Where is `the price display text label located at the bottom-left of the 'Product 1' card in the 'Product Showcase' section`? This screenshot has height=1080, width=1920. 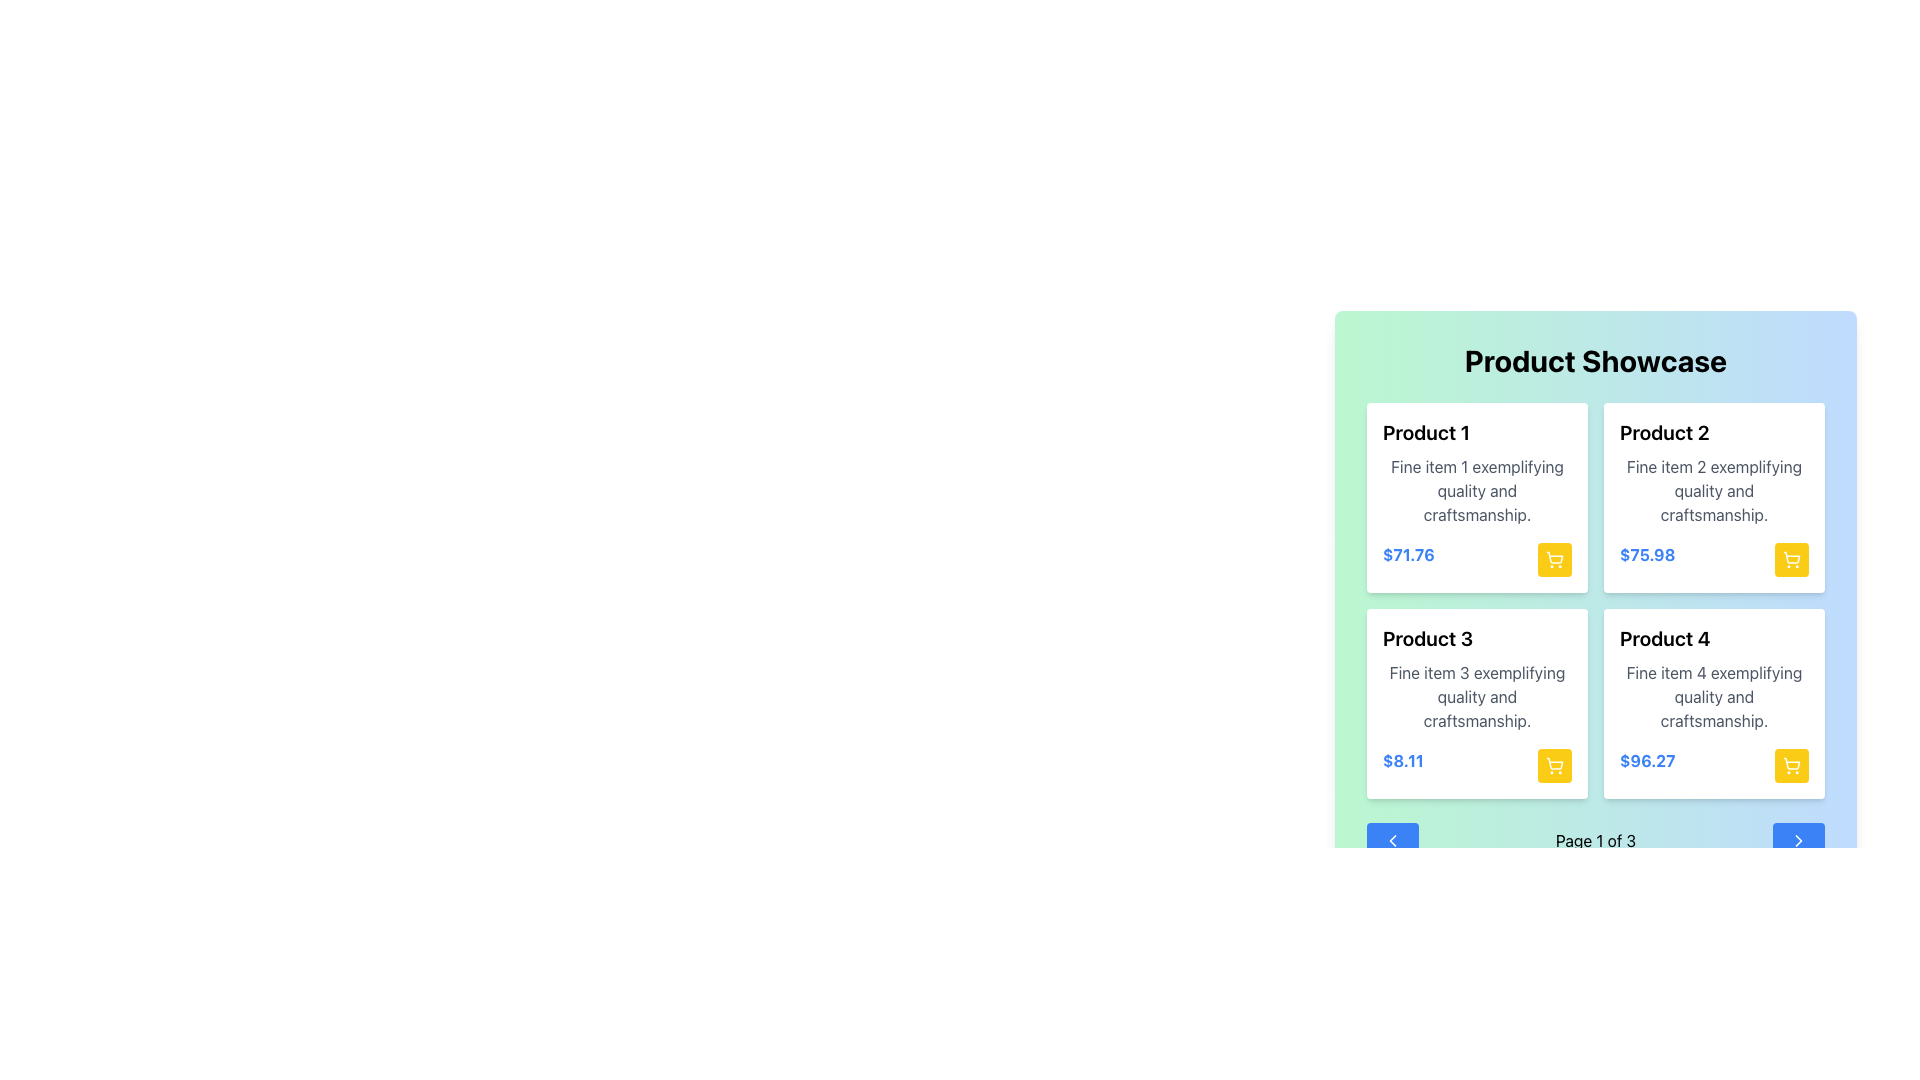 the price display text label located at the bottom-left of the 'Product 1' card in the 'Product Showcase' section is located at coordinates (1407, 559).